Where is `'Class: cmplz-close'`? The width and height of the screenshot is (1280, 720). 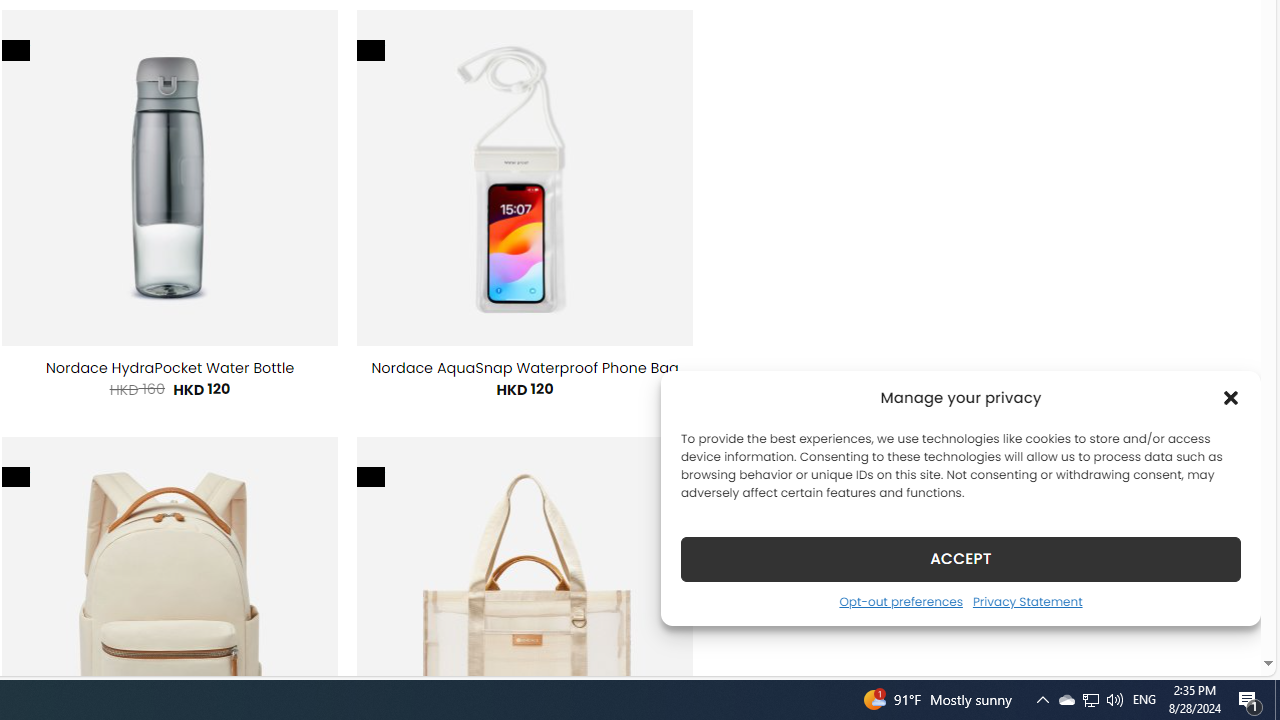 'Class: cmplz-close' is located at coordinates (1230, 397).